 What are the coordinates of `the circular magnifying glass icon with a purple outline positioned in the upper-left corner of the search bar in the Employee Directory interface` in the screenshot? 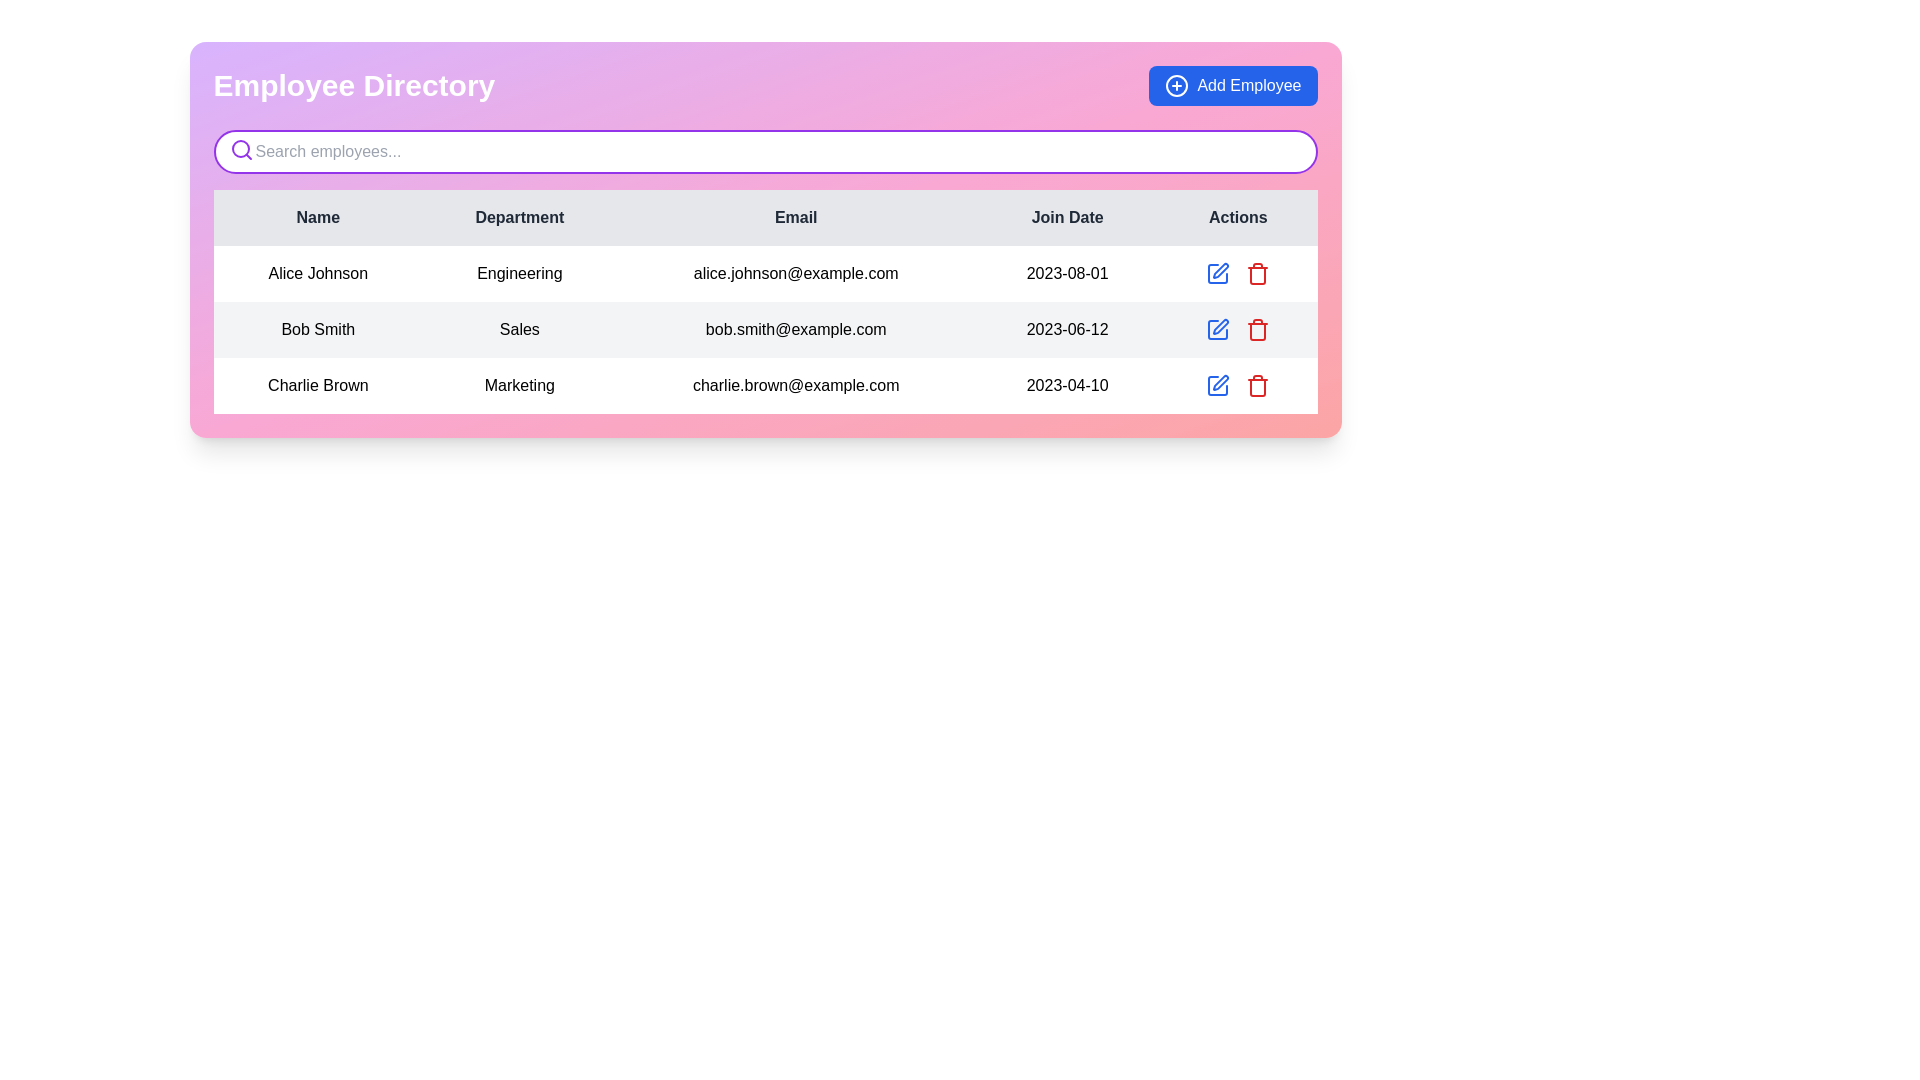 It's located at (240, 148).